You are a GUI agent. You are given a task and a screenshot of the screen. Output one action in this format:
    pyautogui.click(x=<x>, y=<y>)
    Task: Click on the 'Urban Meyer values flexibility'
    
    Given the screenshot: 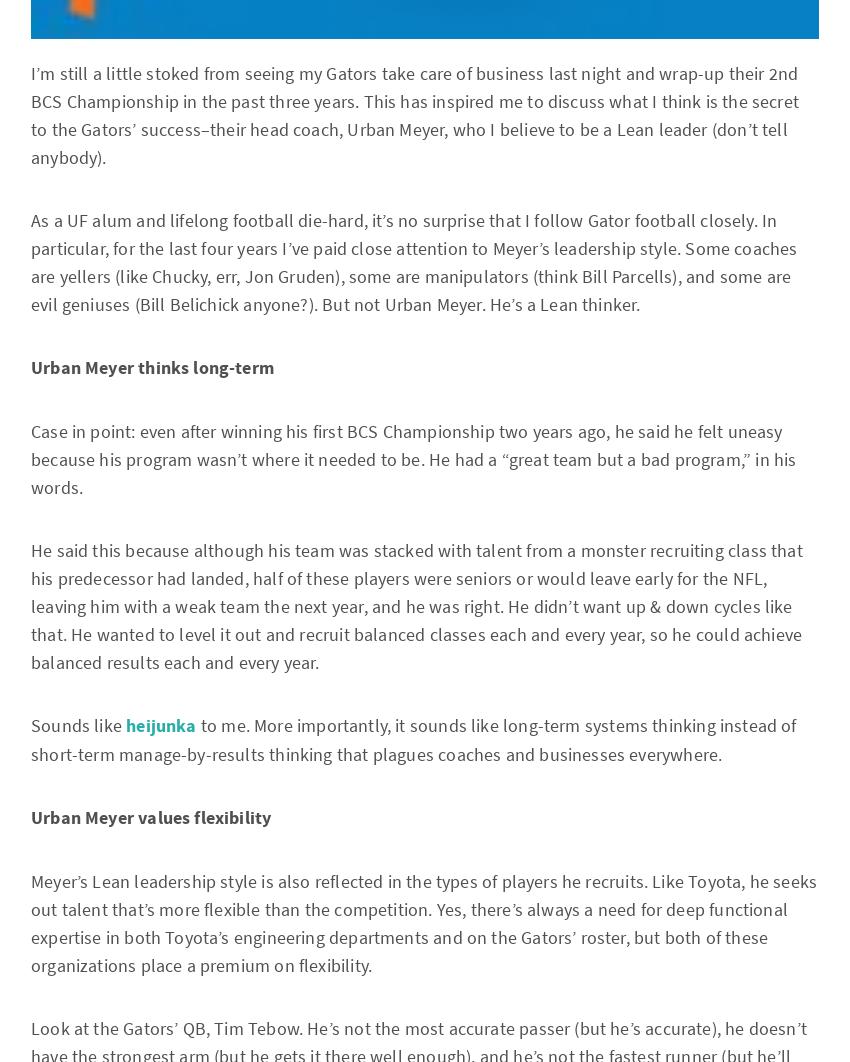 What is the action you would take?
    pyautogui.click(x=150, y=817)
    